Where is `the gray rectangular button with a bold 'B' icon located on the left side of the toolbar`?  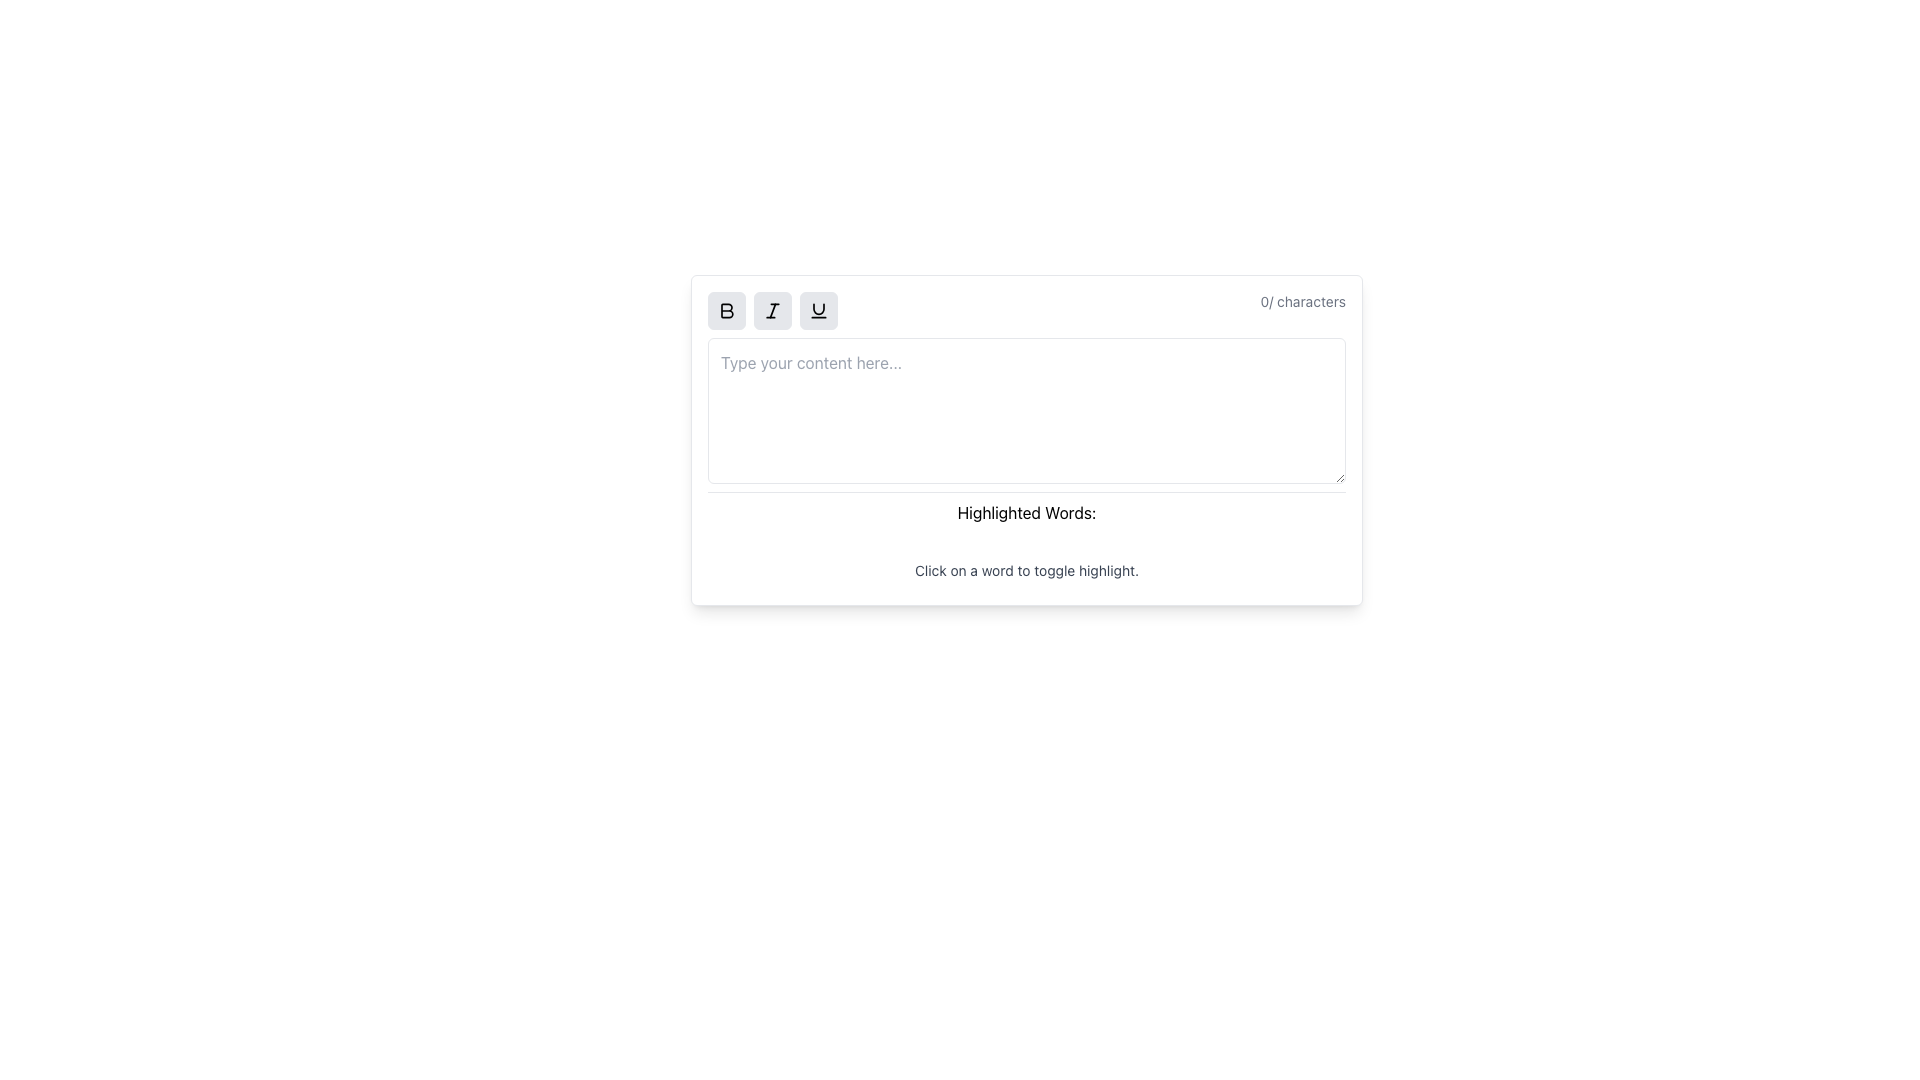 the gray rectangular button with a bold 'B' icon located on the left side of the toolbar is located at coordinates (725, 311).